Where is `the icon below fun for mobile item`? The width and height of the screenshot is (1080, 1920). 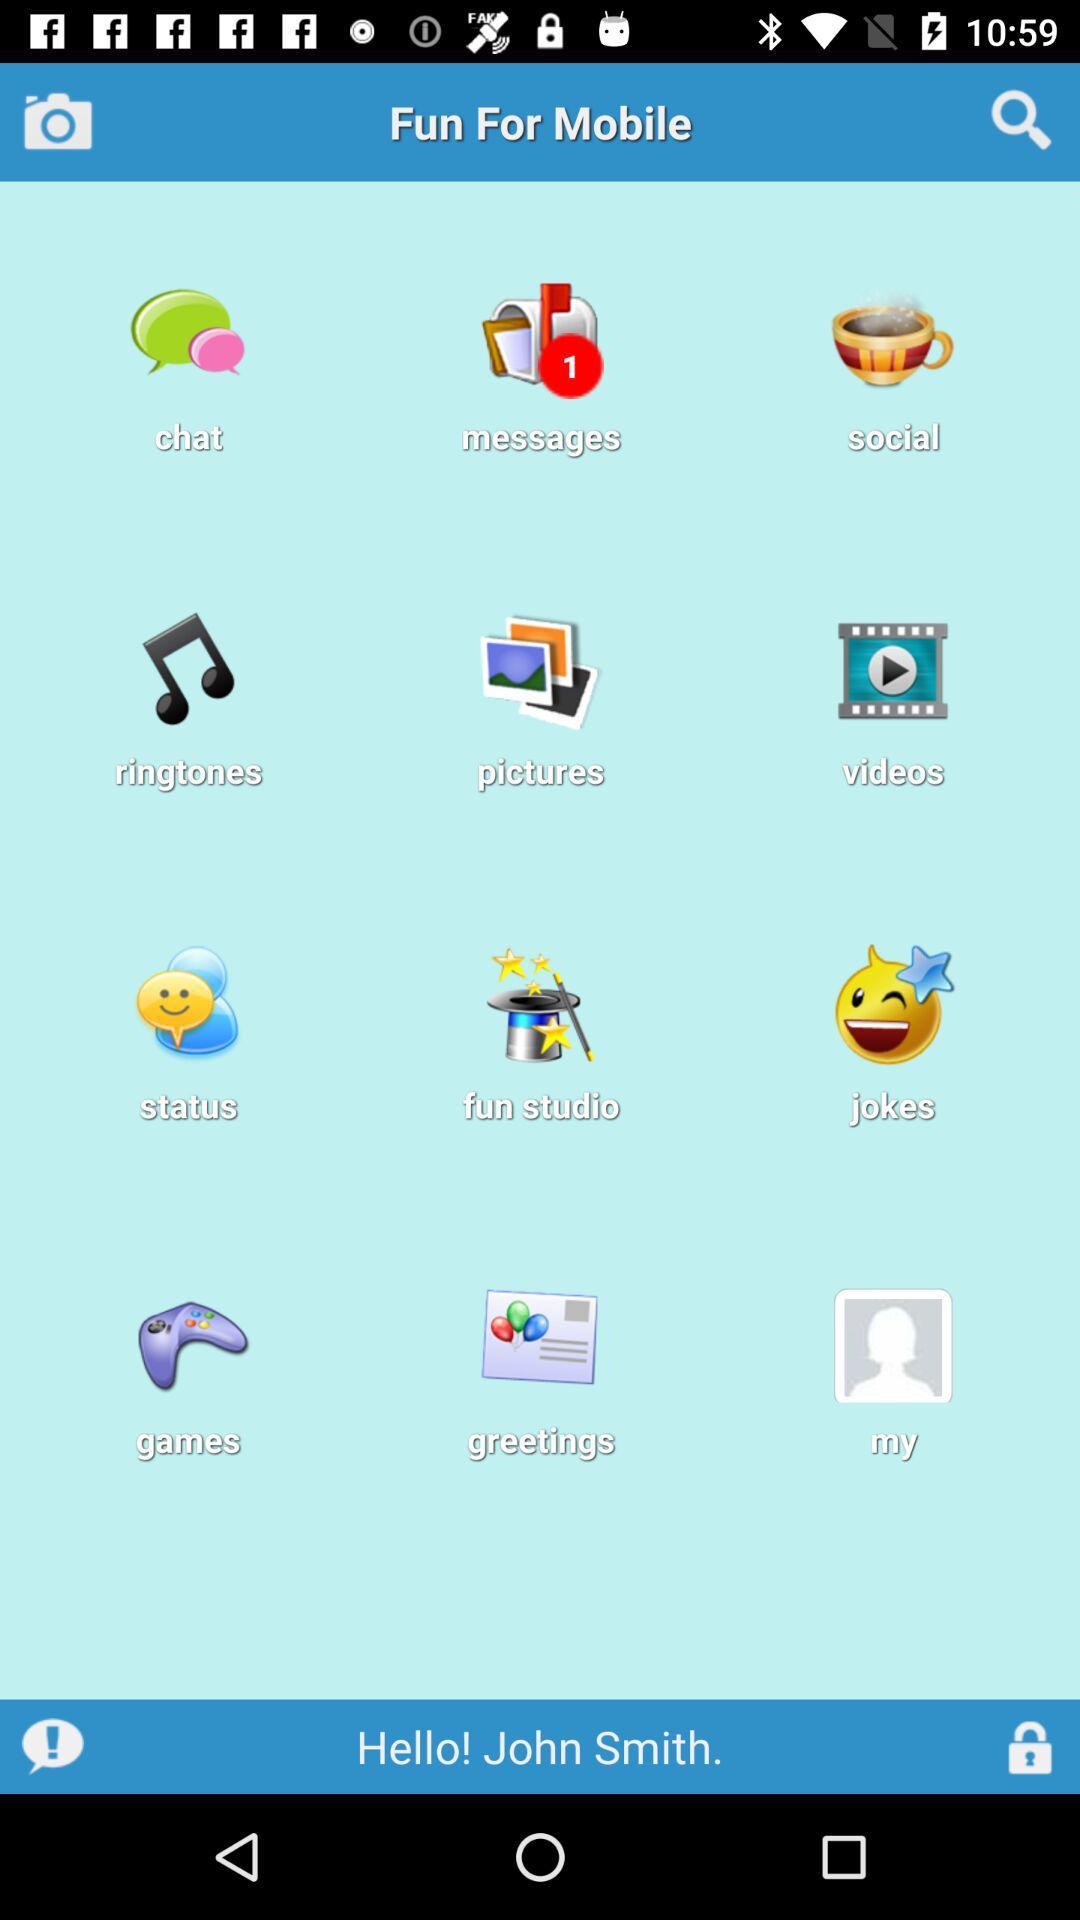
the icon below fun for mobile item is located at coordinates (570, 365).